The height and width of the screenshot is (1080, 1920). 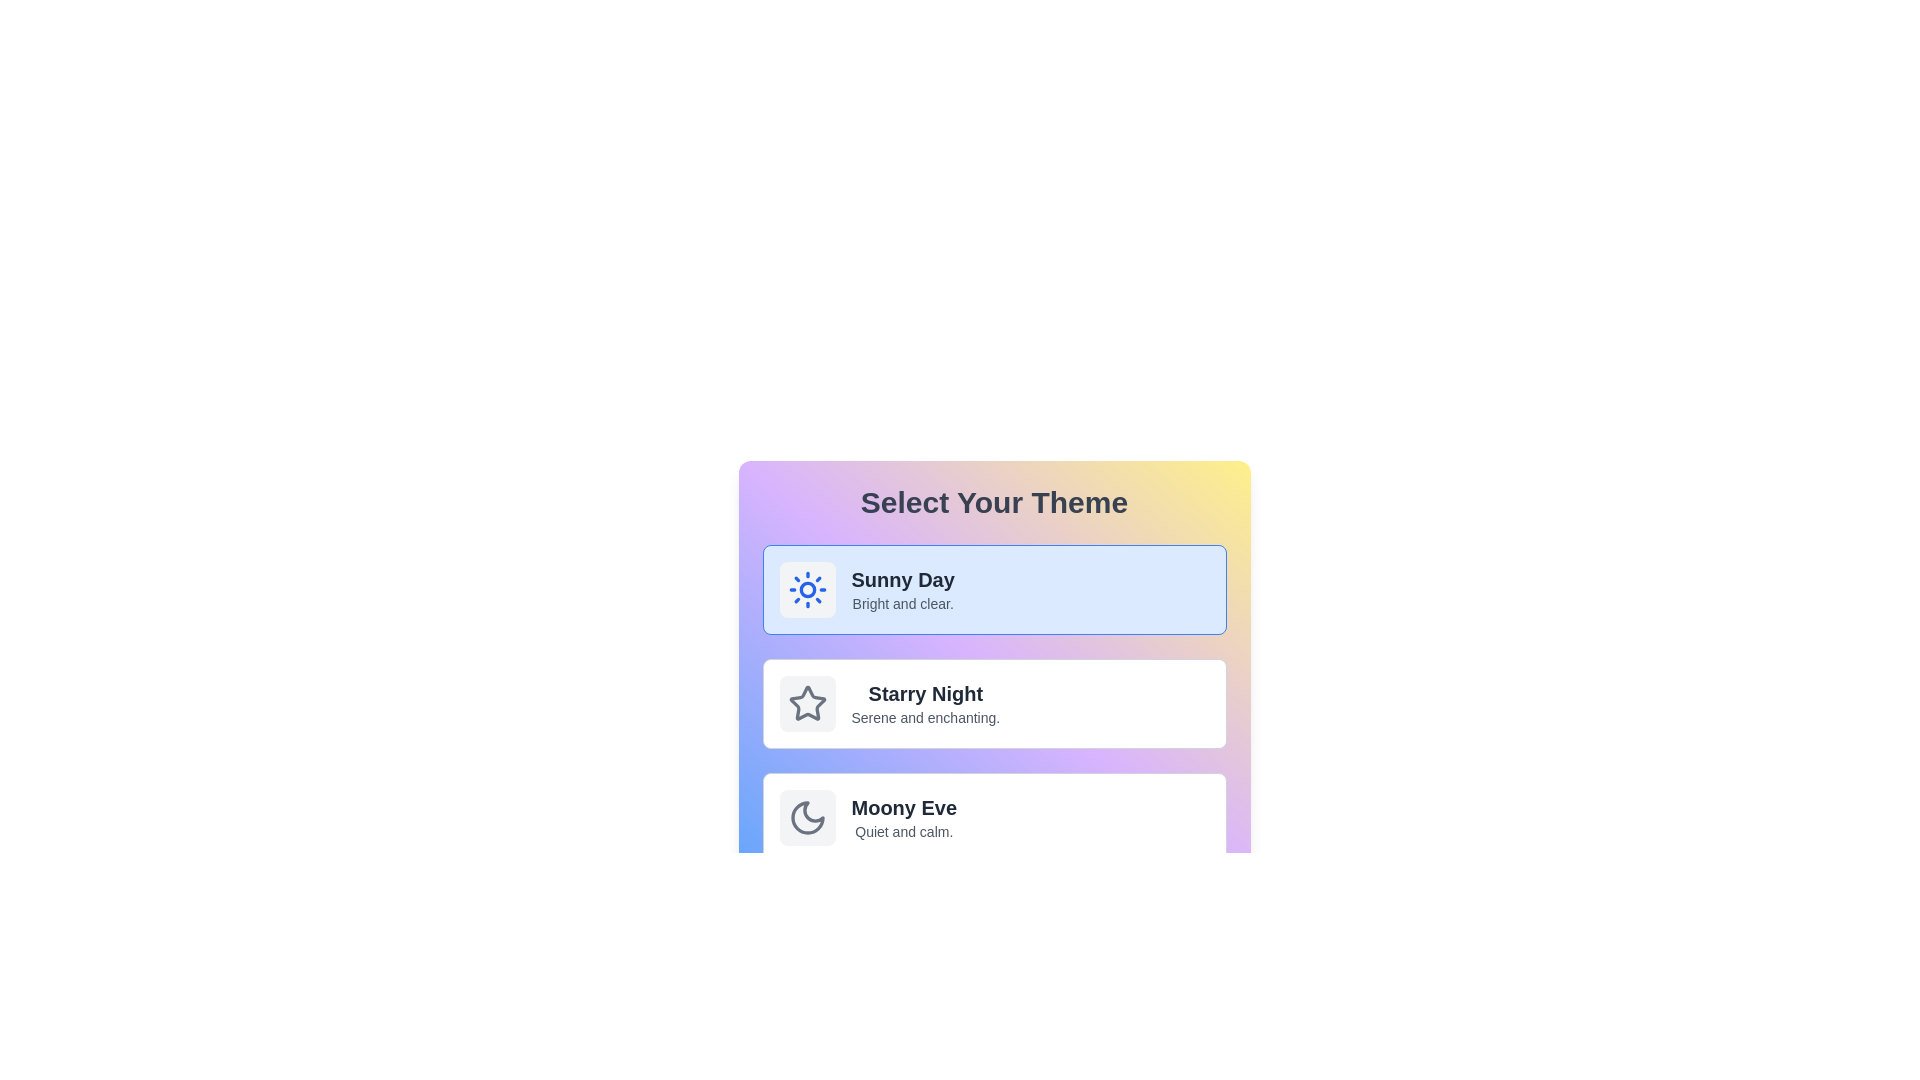 I want to click on the 'Sunny Day' labeling text element that provides the name and description of the theme, located in the top-left of the selection box, so click(x=902, y=589).